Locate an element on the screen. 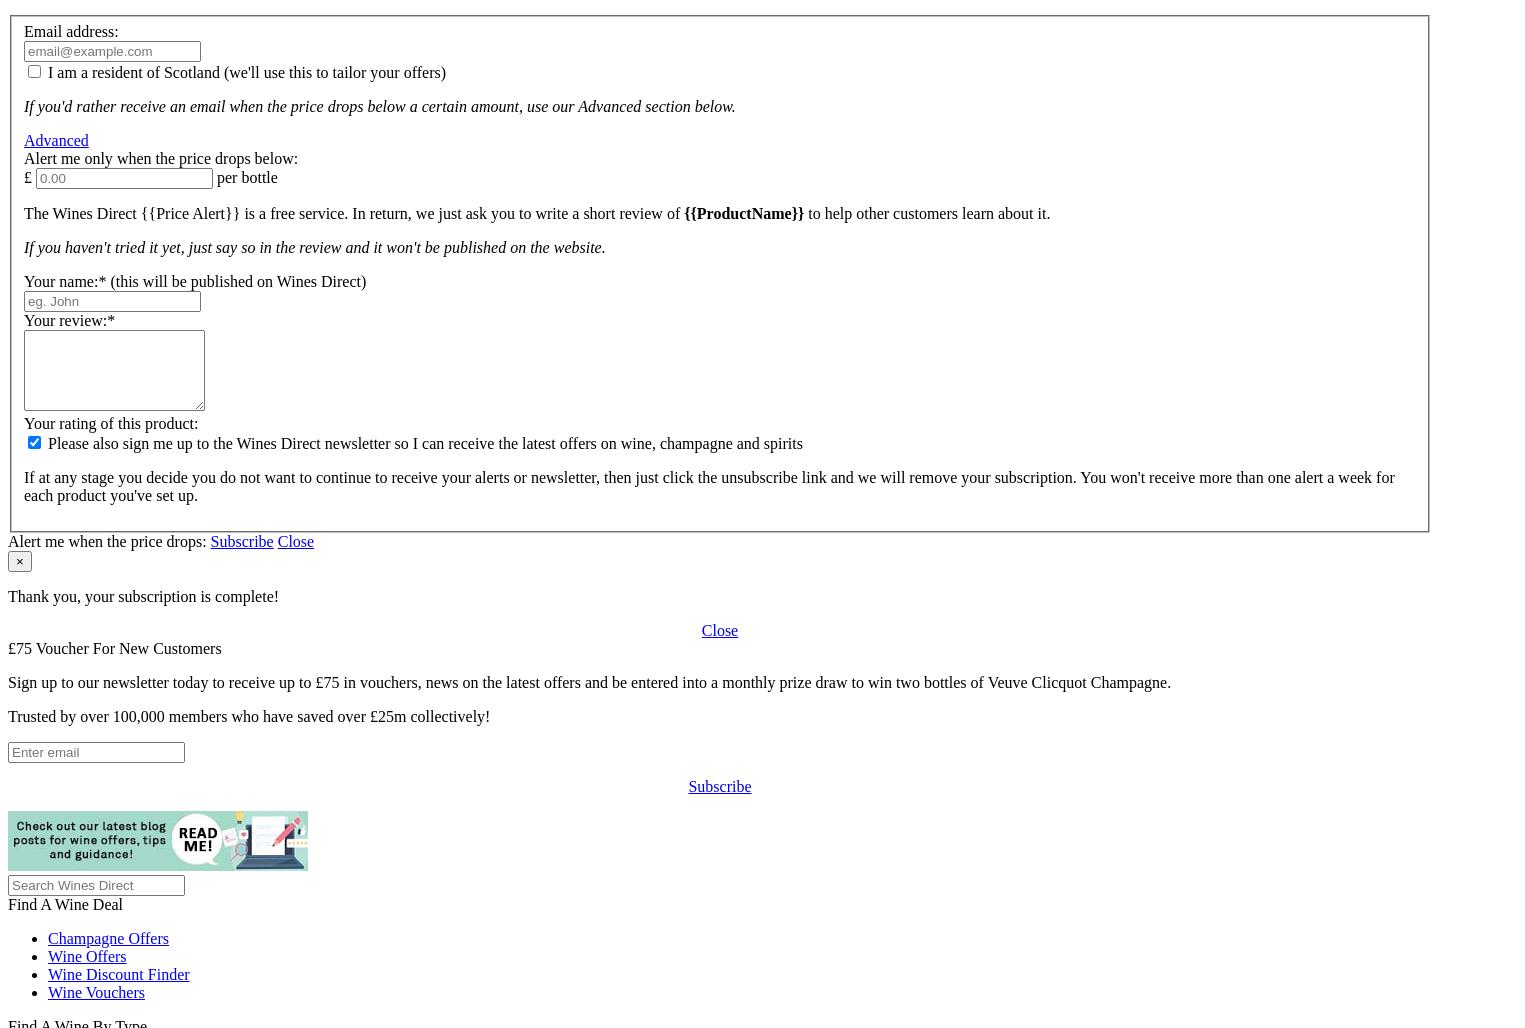  'Wine Offers' is located at coordinates (47, 955).